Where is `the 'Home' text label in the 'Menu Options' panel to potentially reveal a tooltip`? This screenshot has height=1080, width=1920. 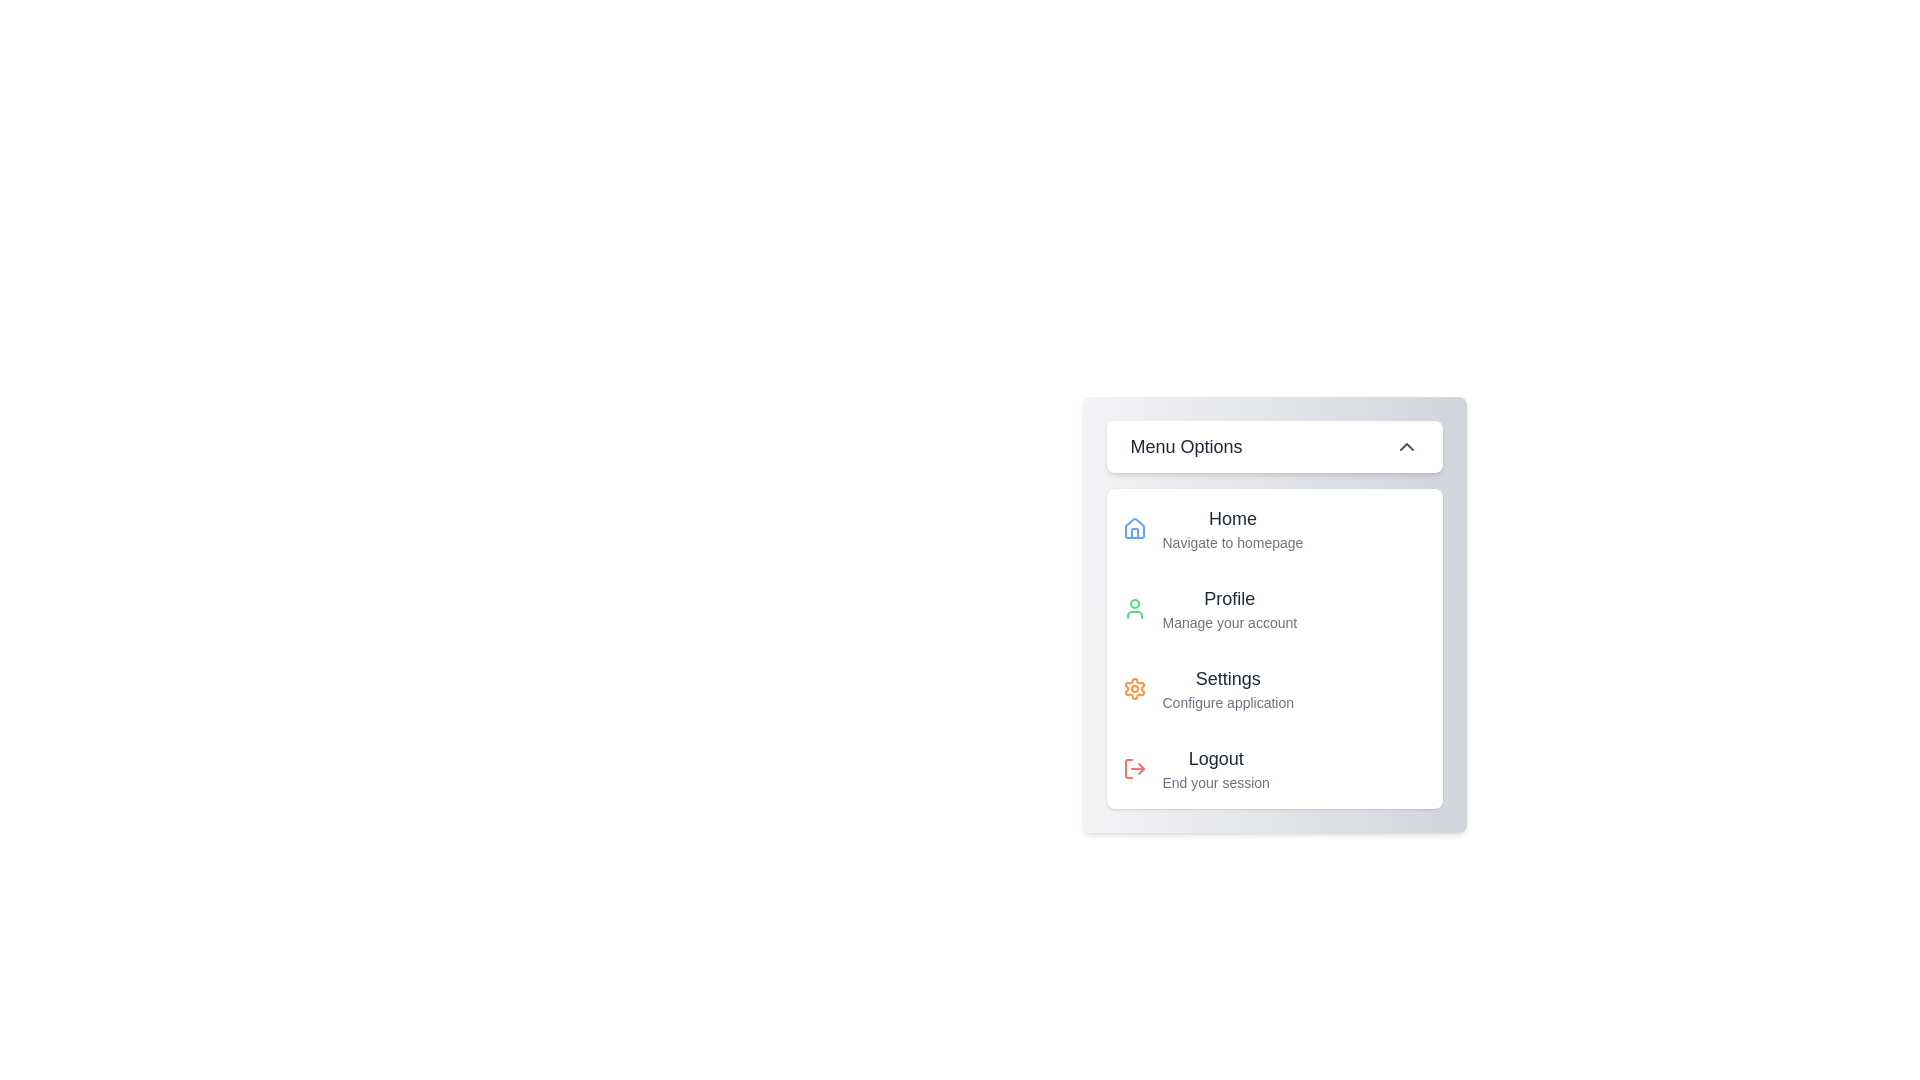
the 'Home' text label in the 'Menu Options' panel to potentially reveal a tooltip is located at coordinates (1232, 527).